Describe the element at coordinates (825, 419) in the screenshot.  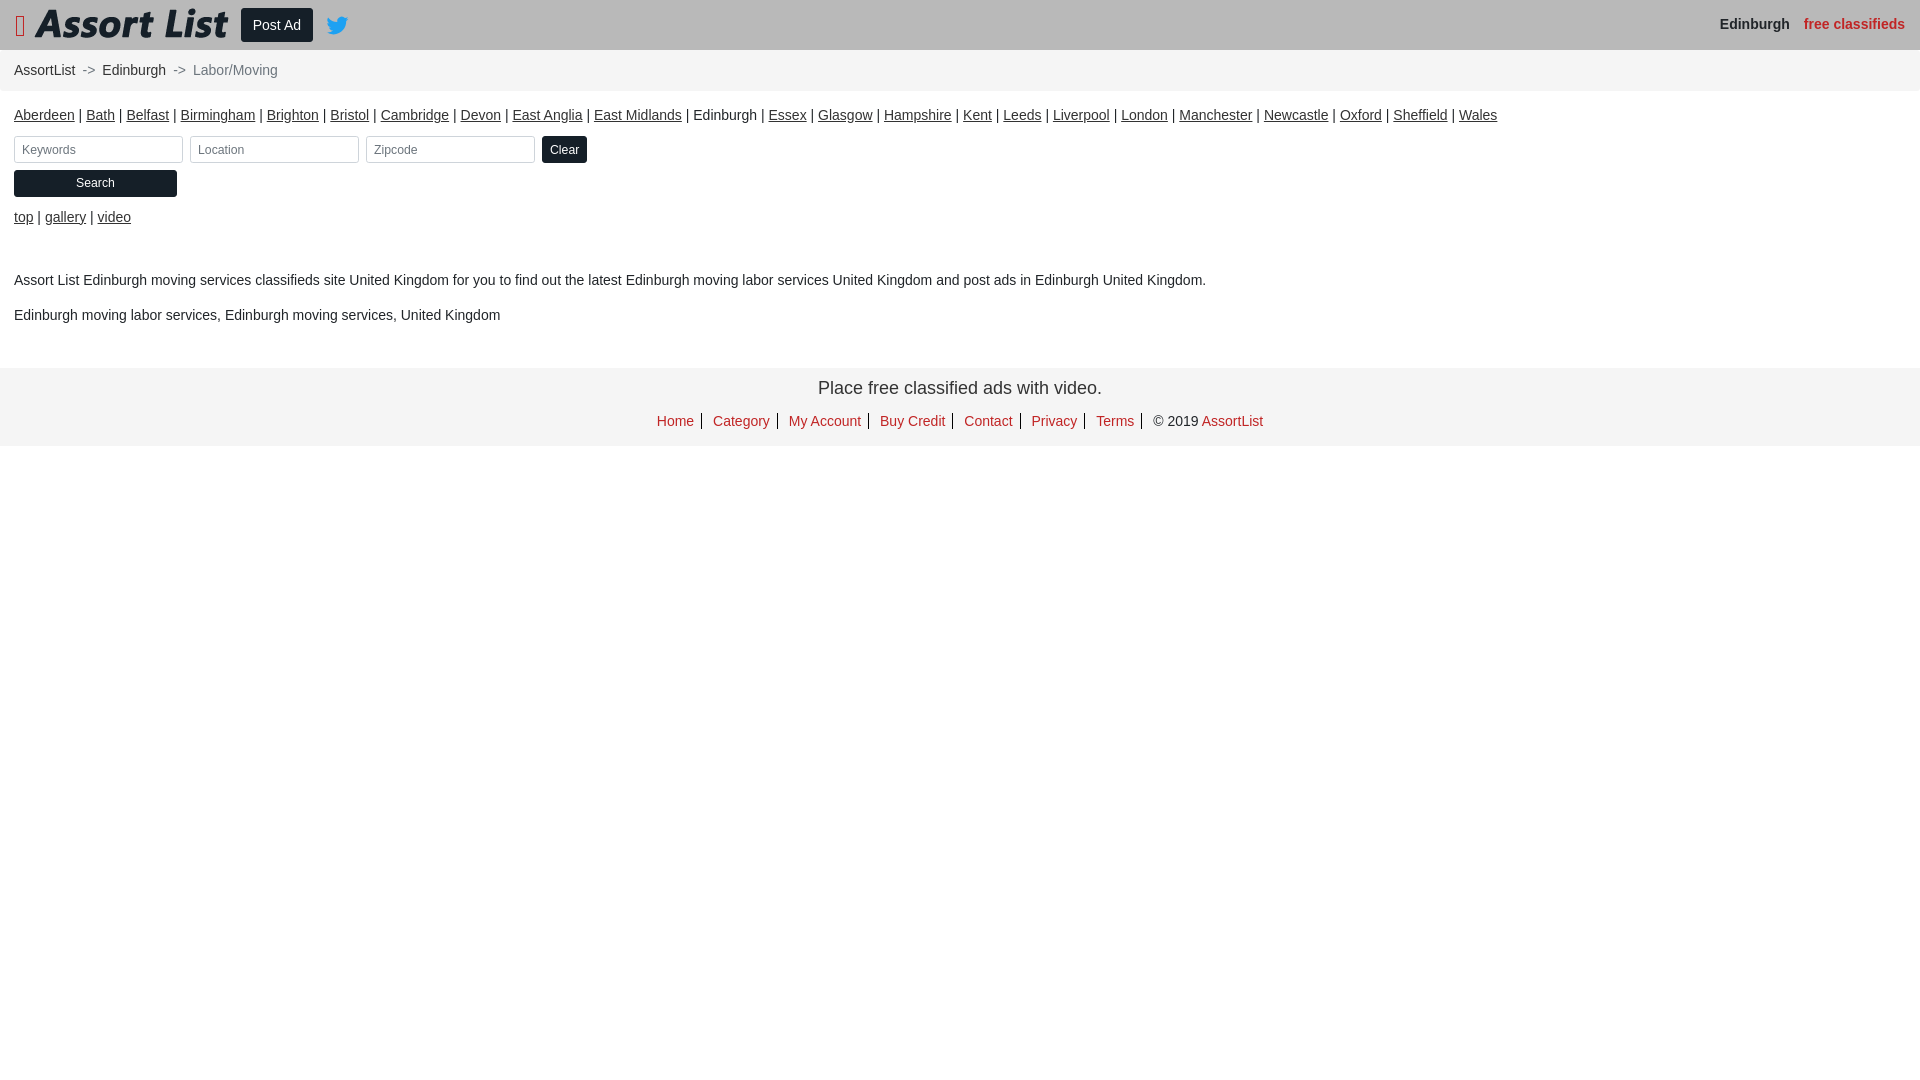
I see `'My Account'` at that location.